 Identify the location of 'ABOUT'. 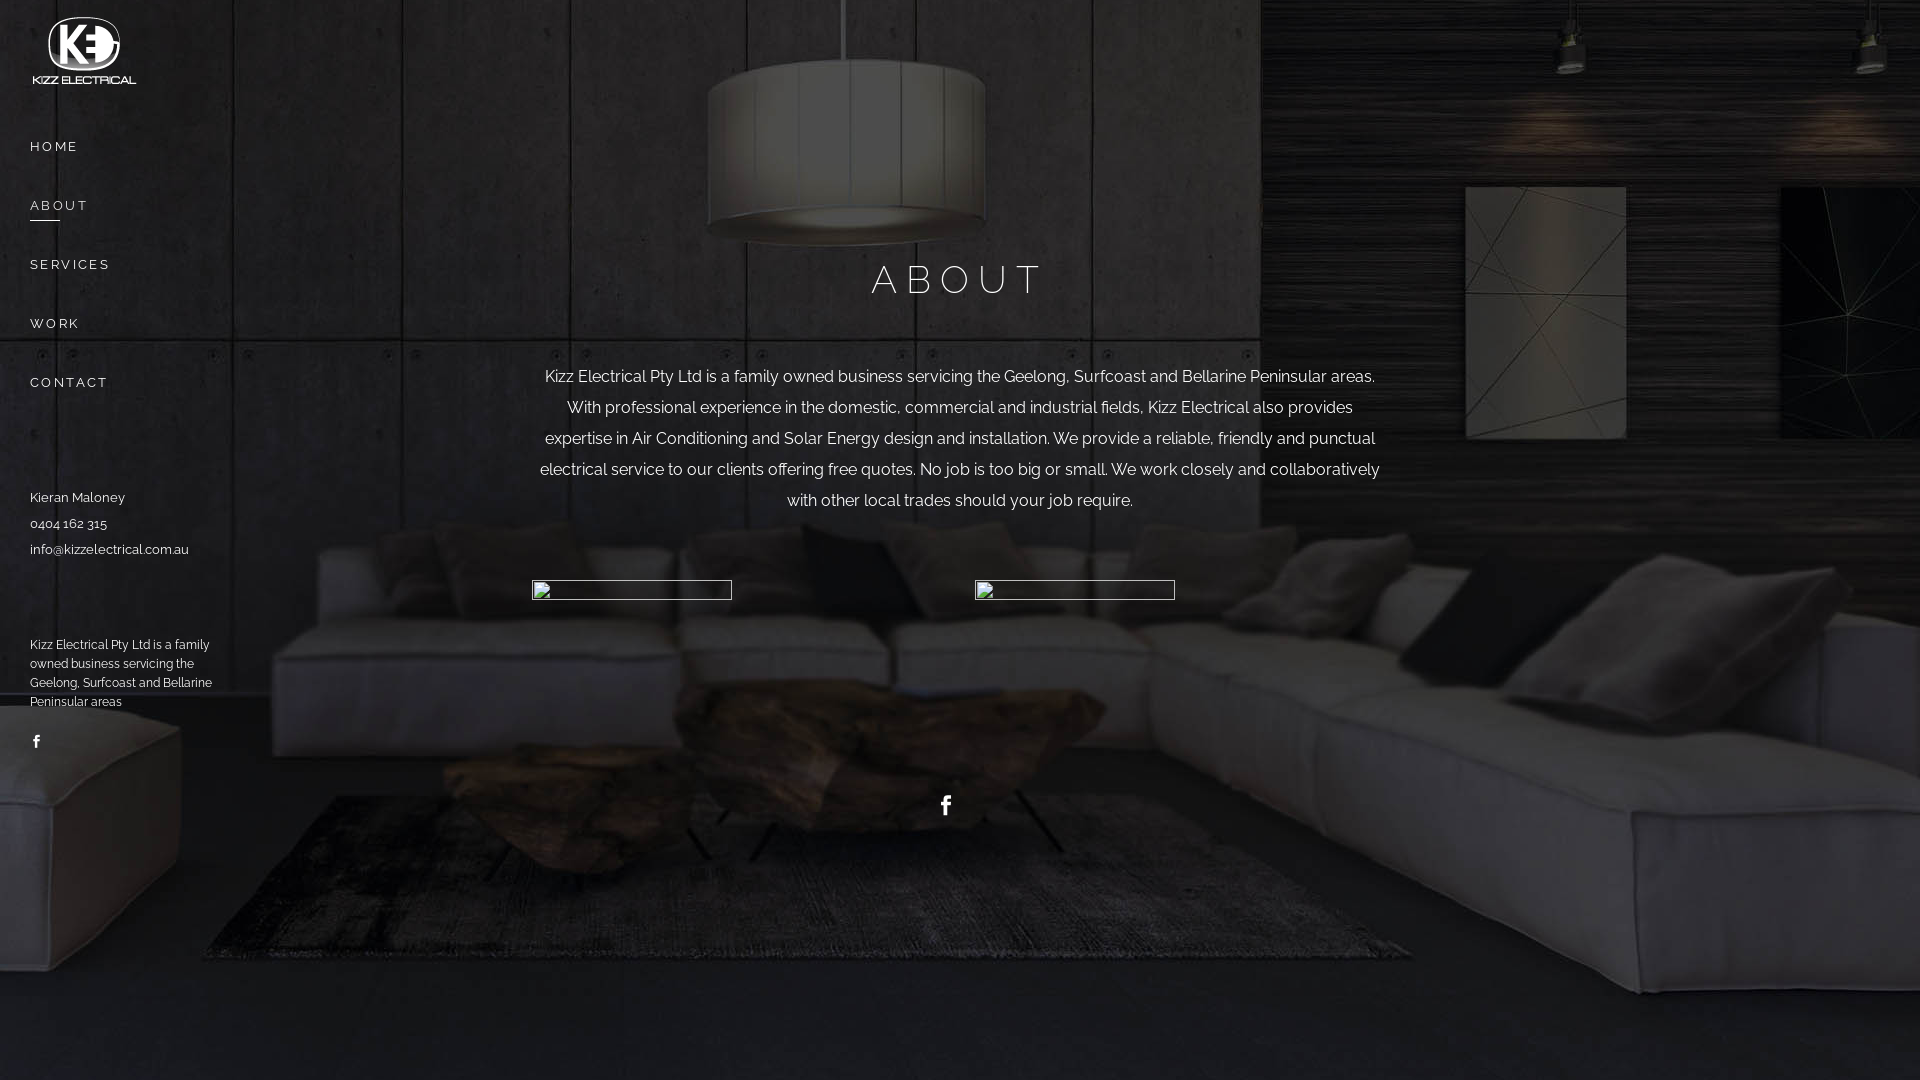
(128, 205).